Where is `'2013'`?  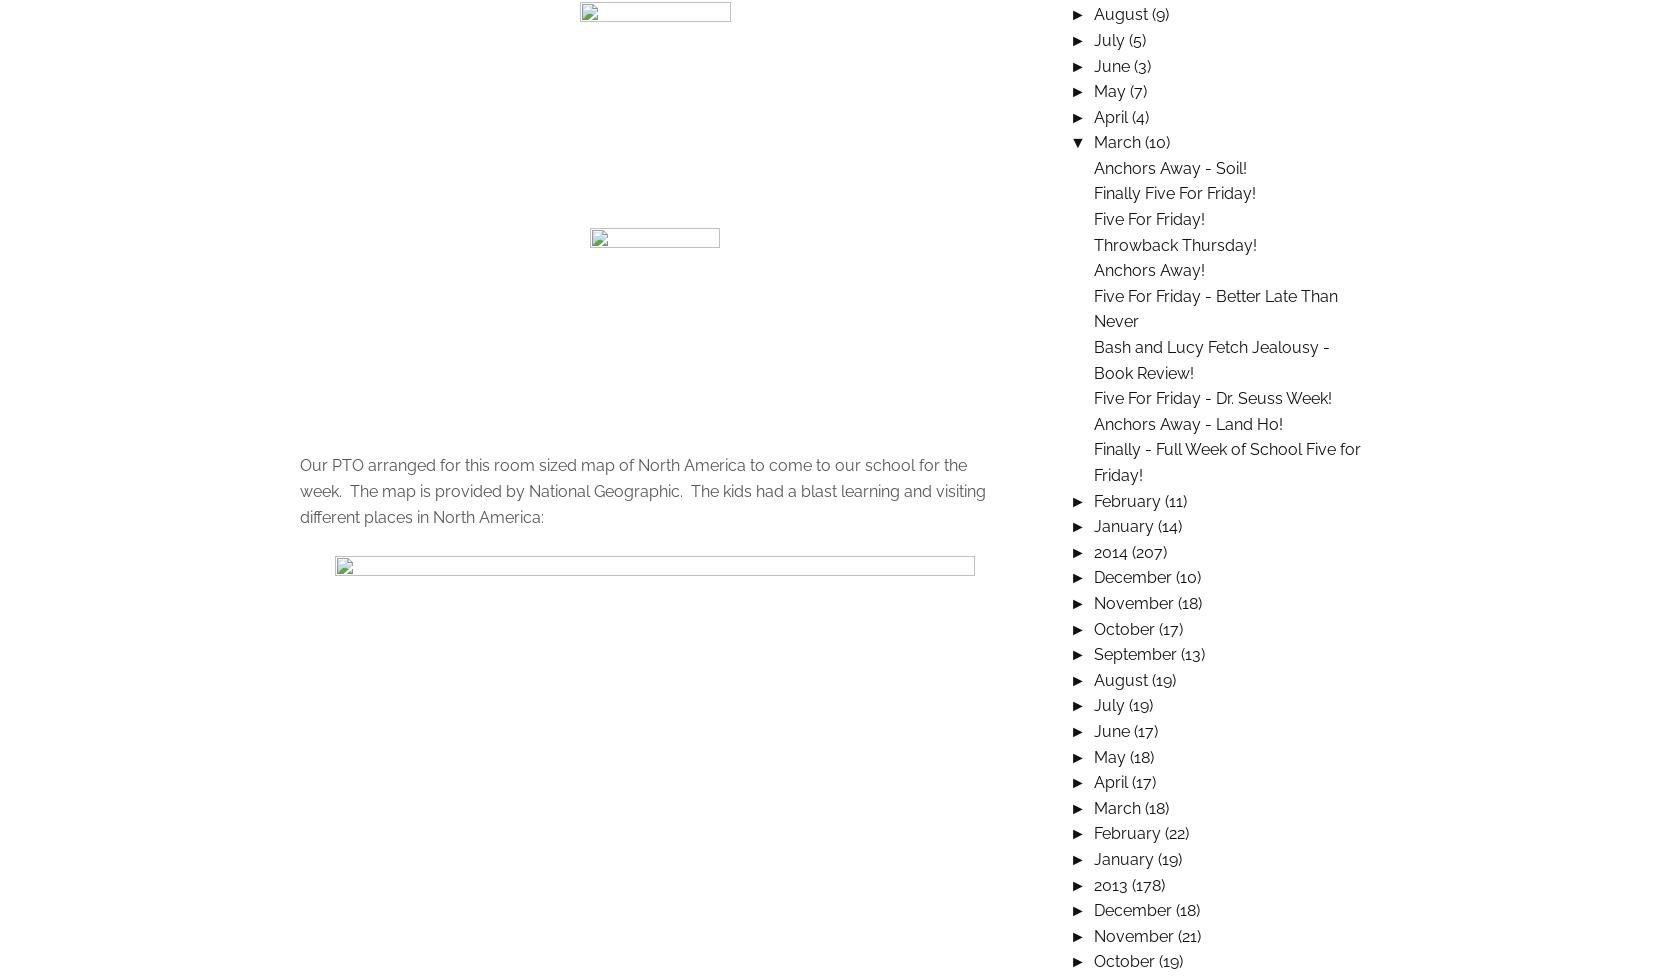 '2013' is located at coordinates (1111, 883).